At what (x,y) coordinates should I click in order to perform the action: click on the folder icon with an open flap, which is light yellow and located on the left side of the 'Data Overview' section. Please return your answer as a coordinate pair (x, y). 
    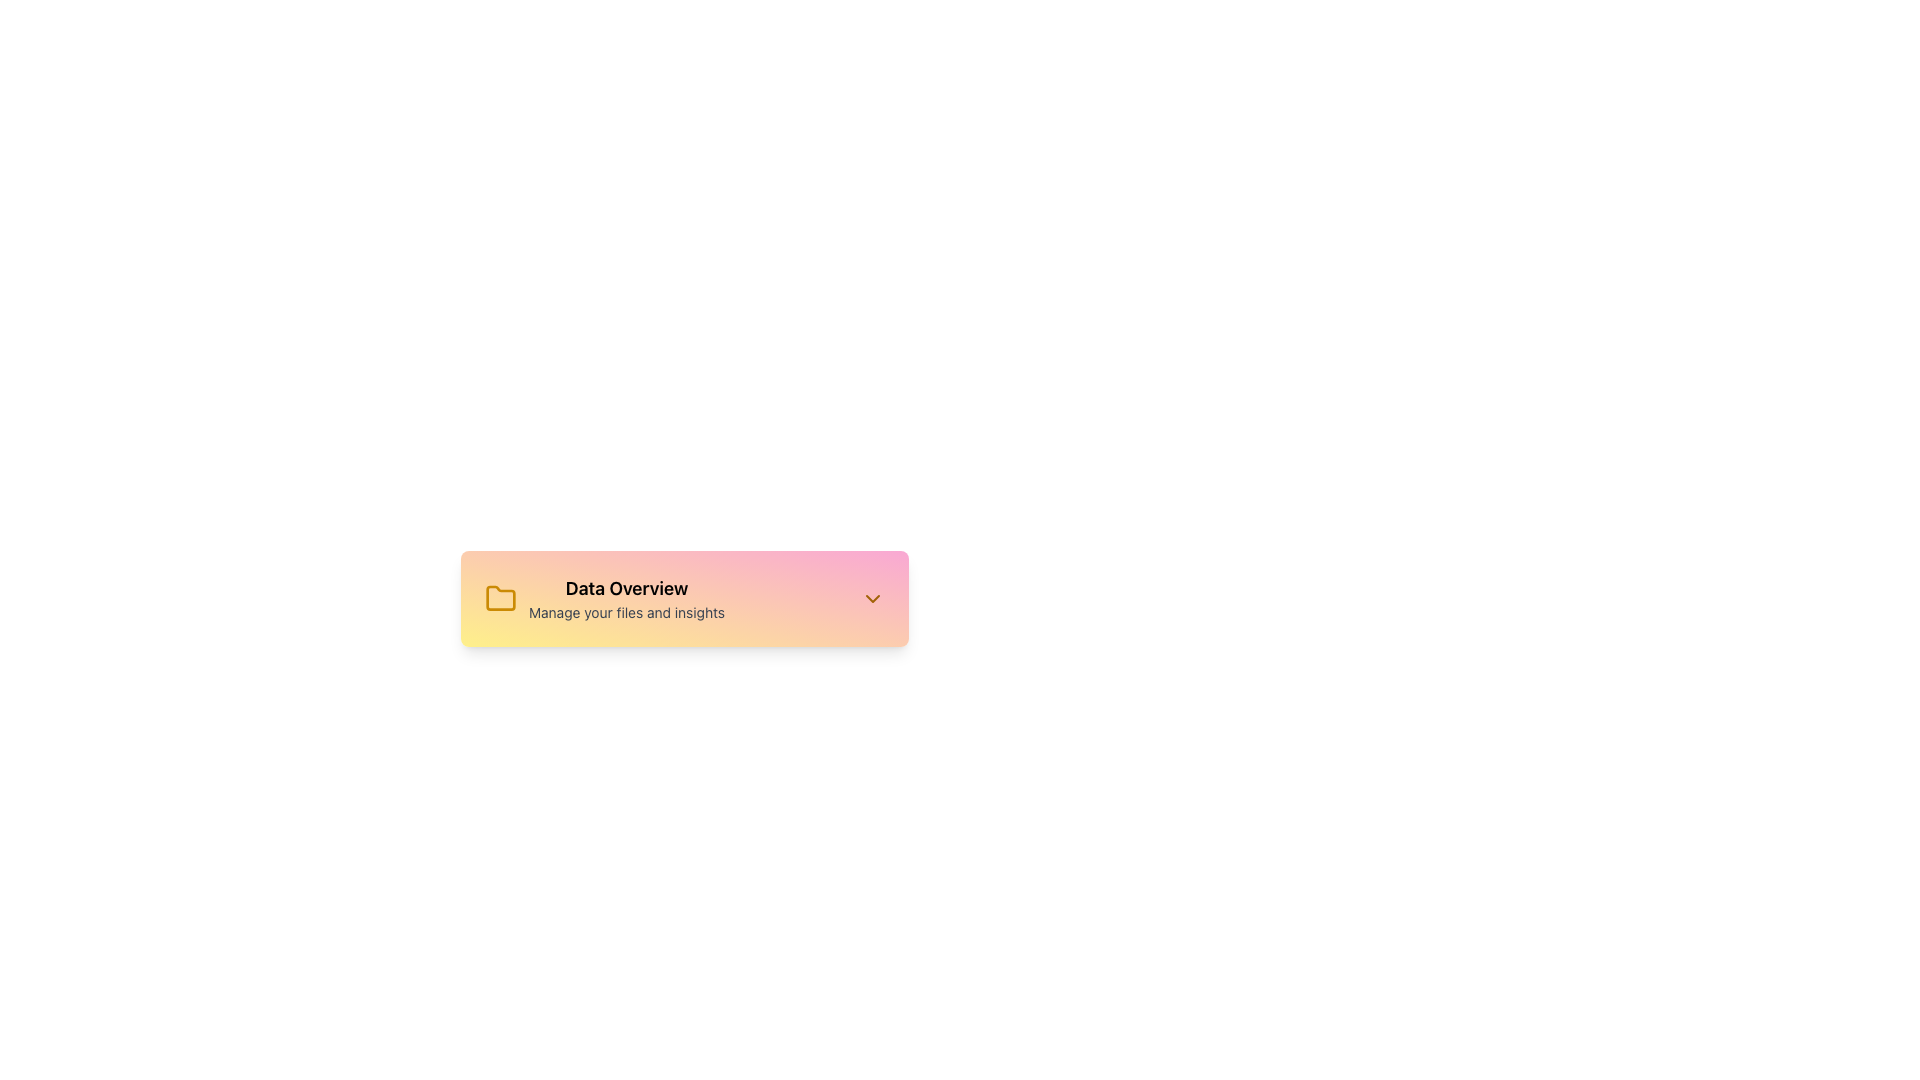
    Looking at the image, I should click on (500, 597).